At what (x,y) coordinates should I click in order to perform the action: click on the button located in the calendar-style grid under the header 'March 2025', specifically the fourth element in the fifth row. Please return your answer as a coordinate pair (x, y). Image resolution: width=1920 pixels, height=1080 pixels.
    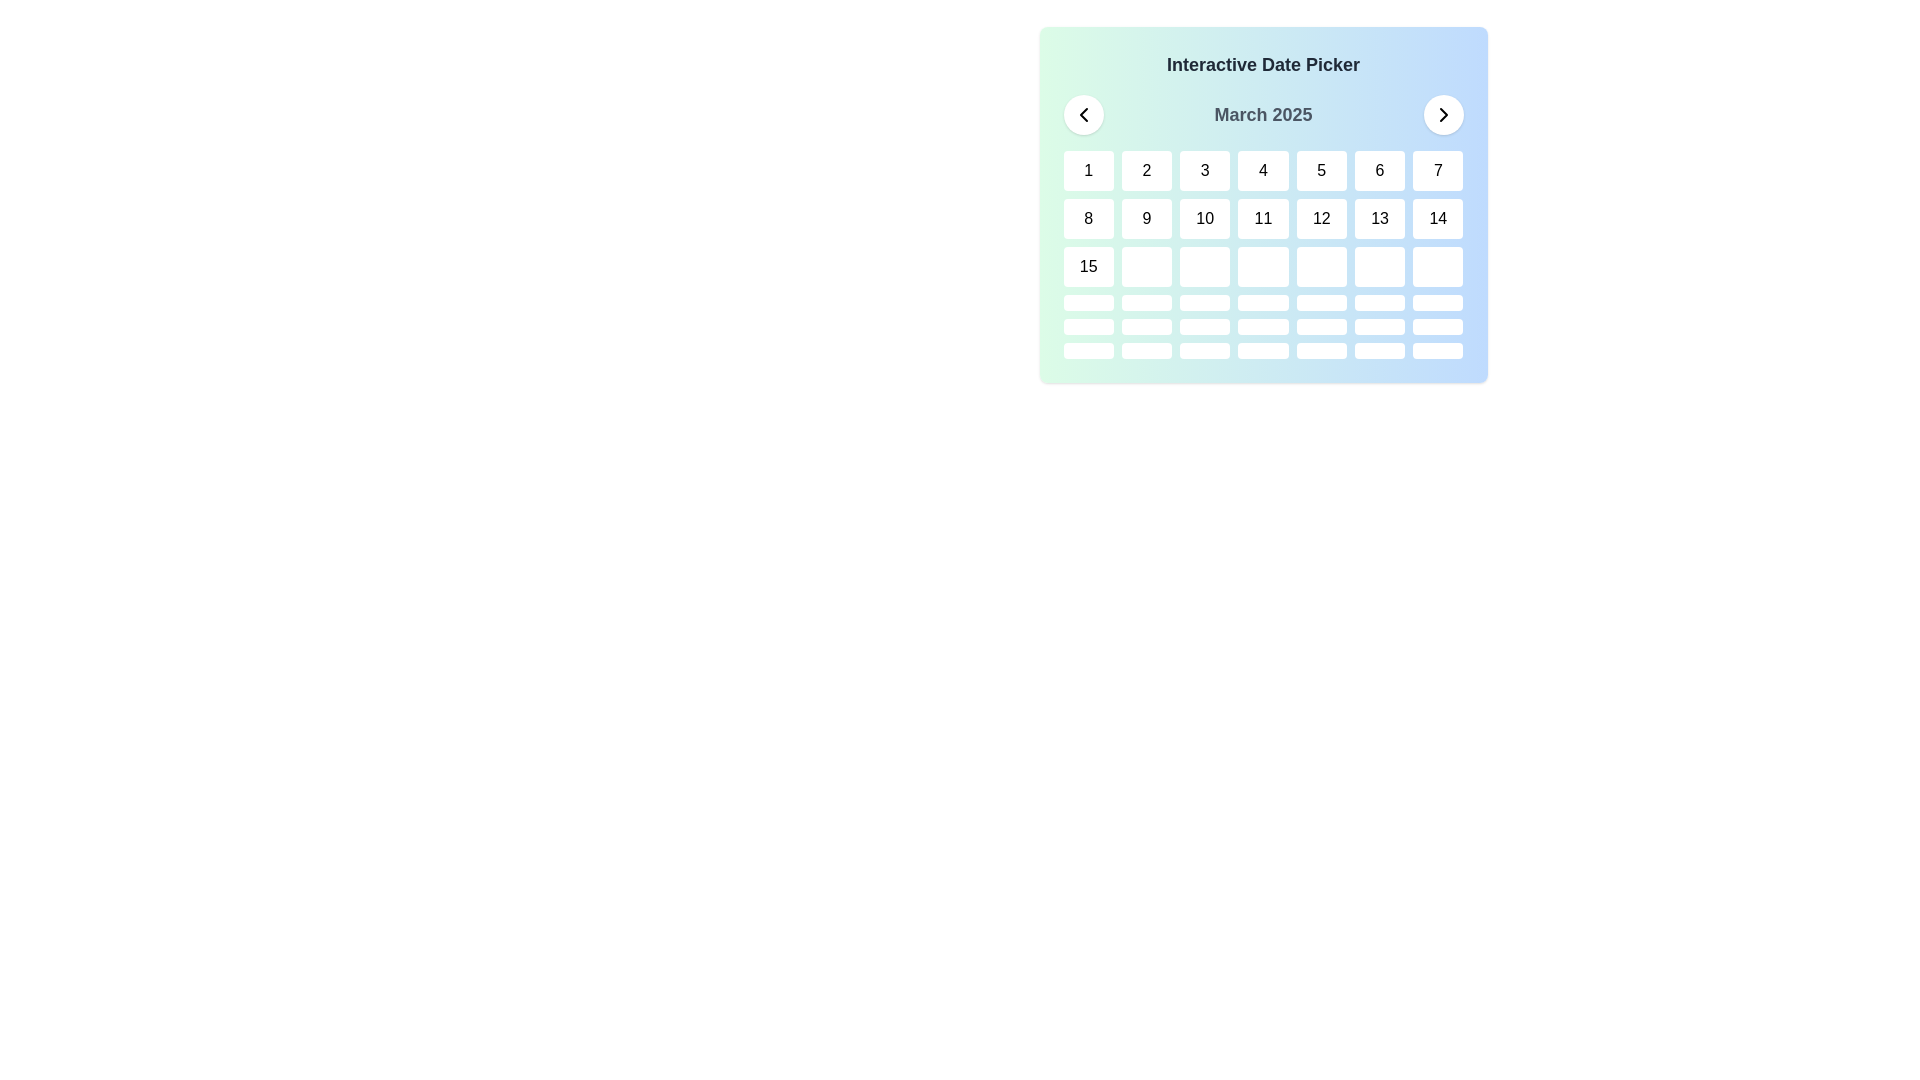
    Looking at the image, I should click on (1204, 326).